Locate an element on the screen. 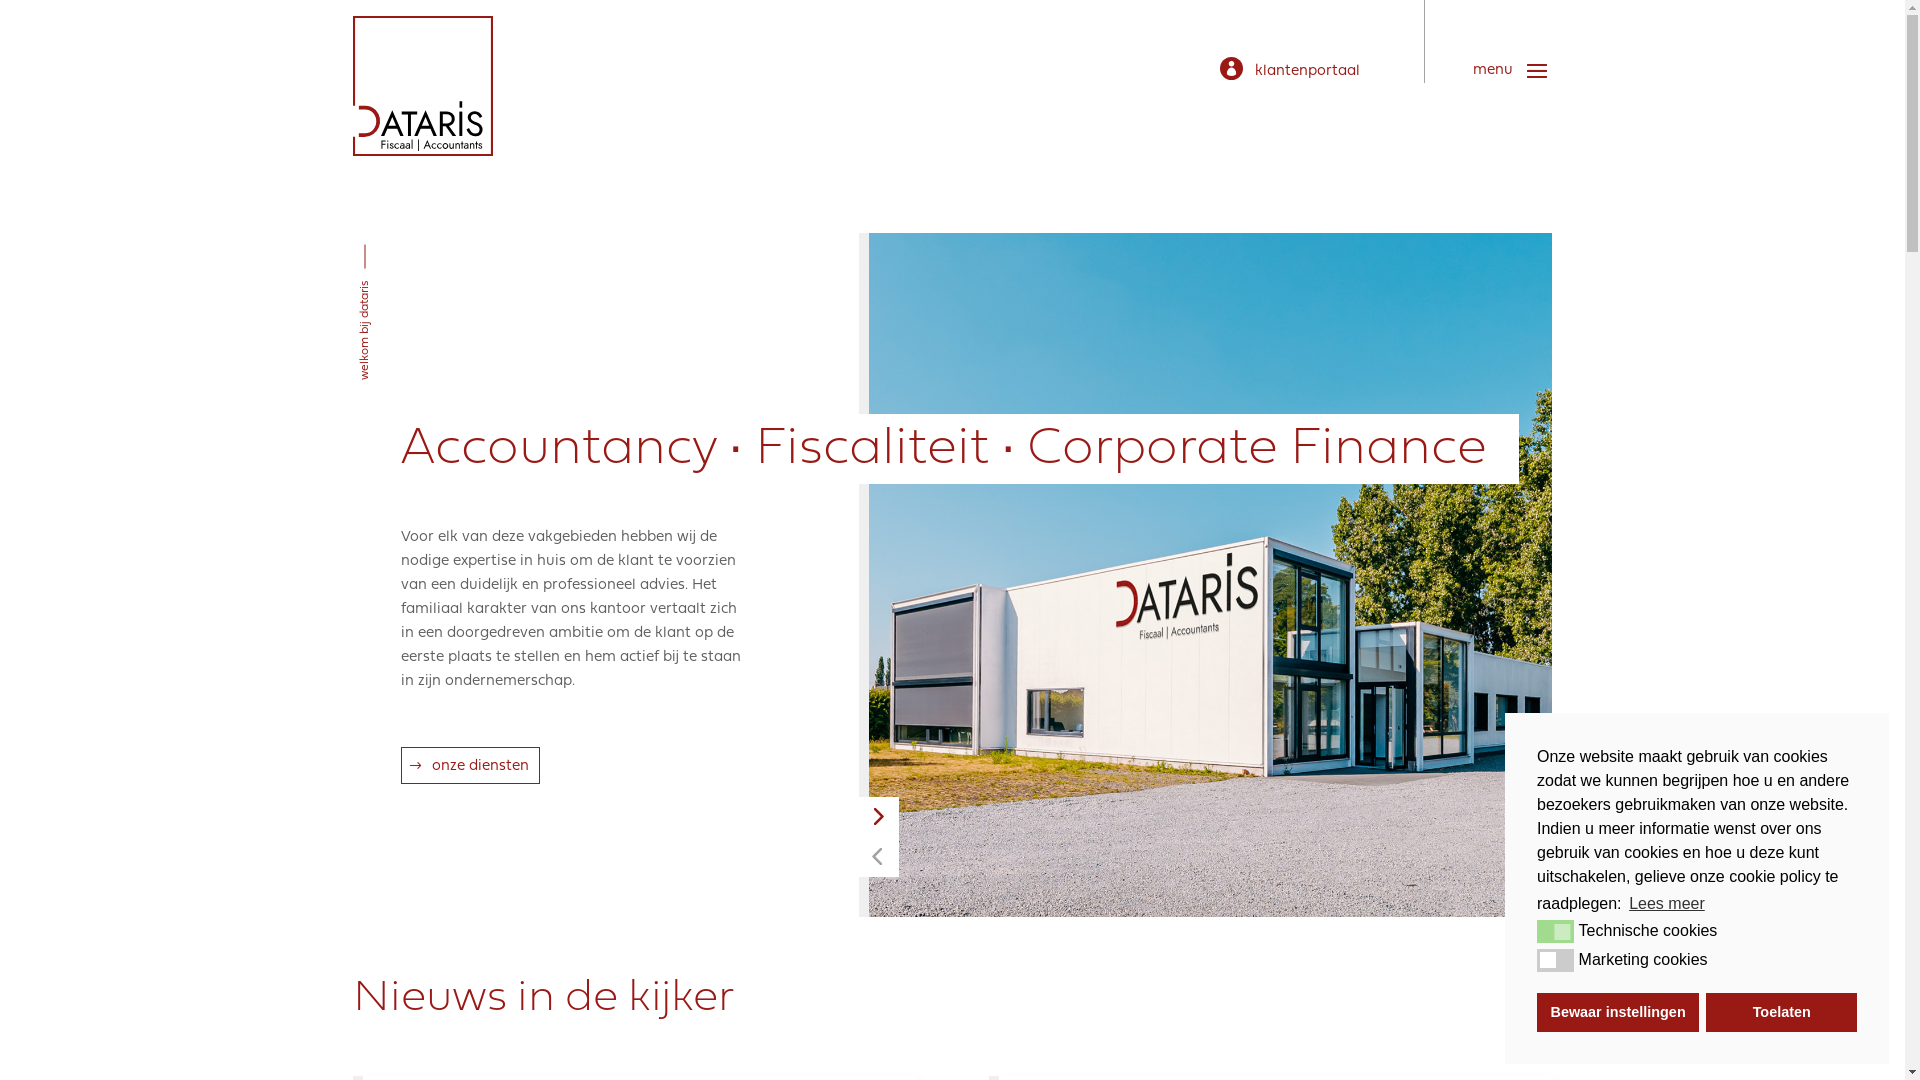  'Lees meer' is located at coordinates (1666, 903).